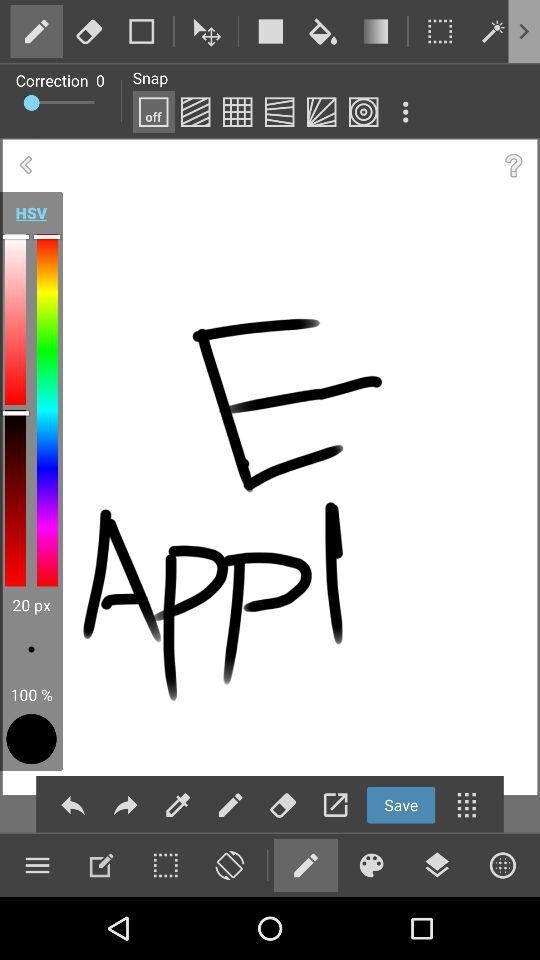 The width and height of the screenshot is (540, 960). I want to click on use pencil to draw, so click(305, 864).